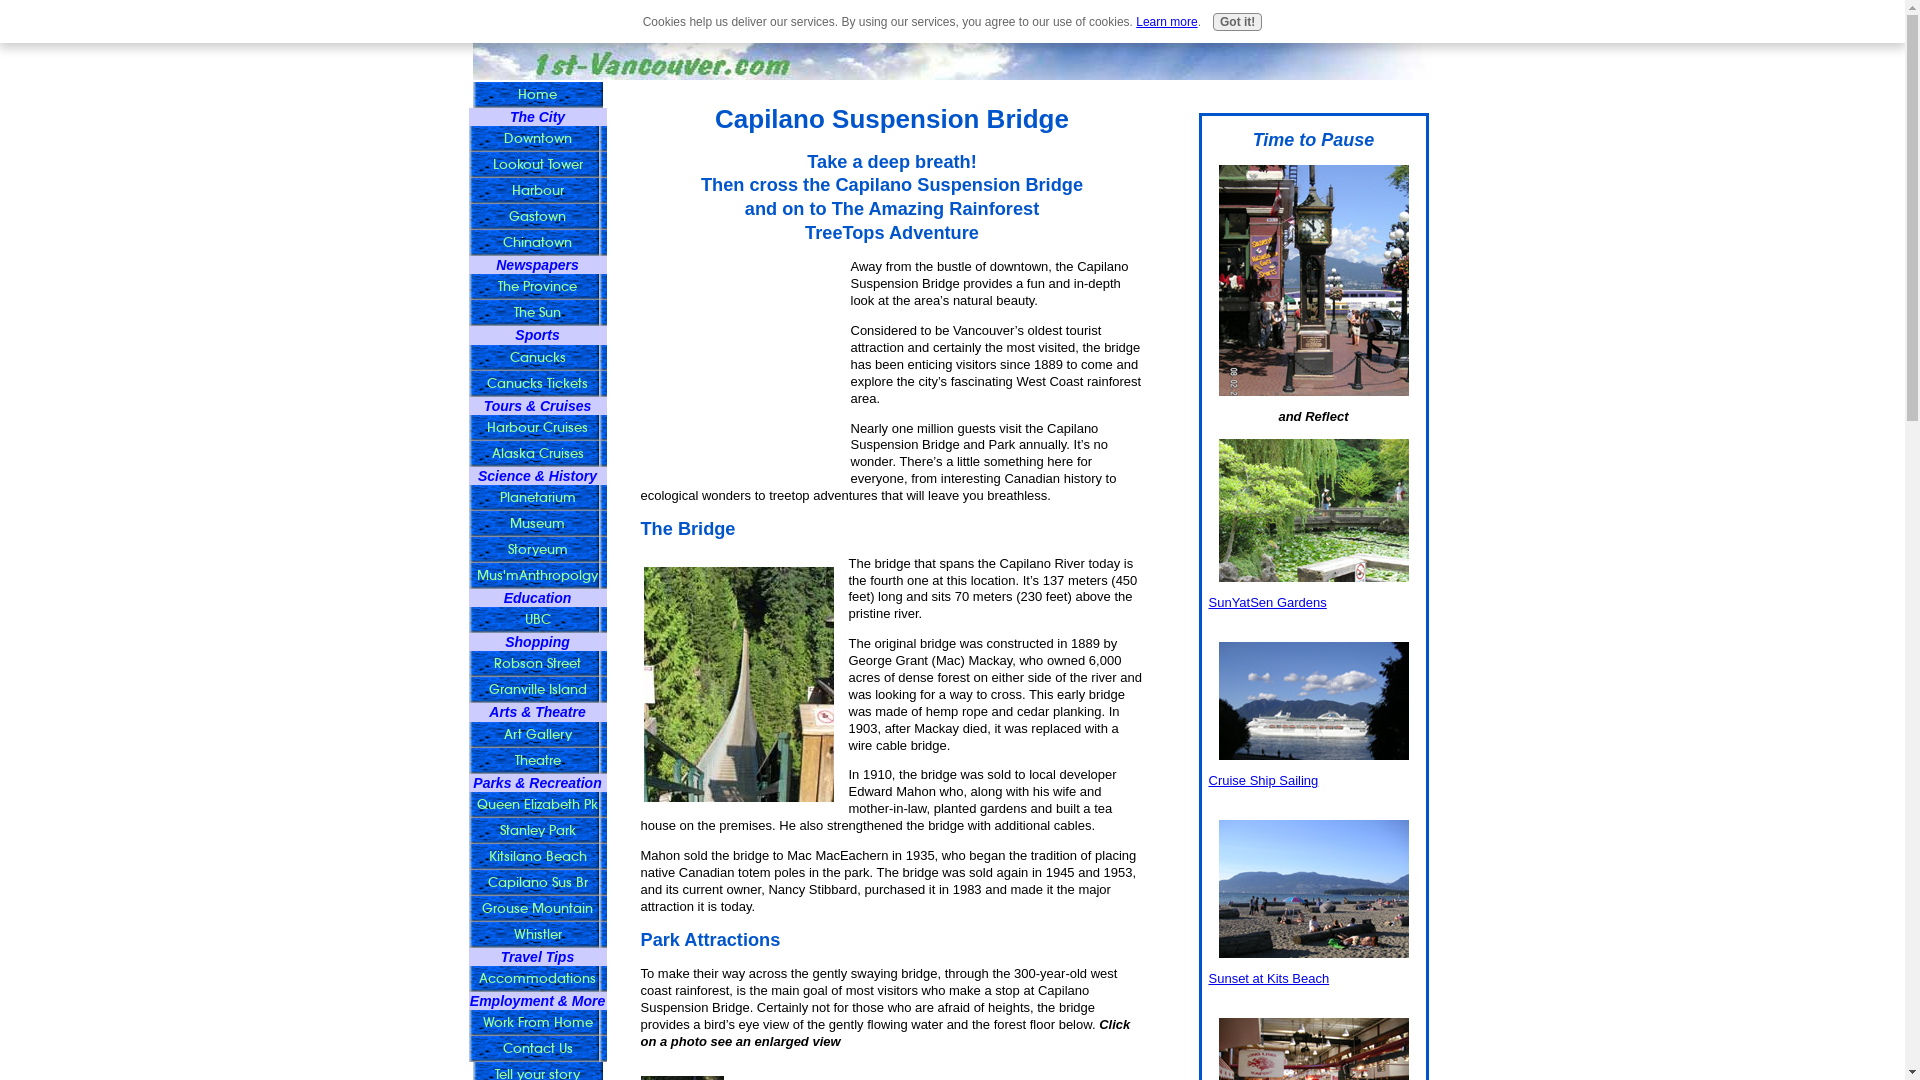 The width and height of the screenshot is (1920, 1080). I want to click on 'Robson Street', so click(466, 663).